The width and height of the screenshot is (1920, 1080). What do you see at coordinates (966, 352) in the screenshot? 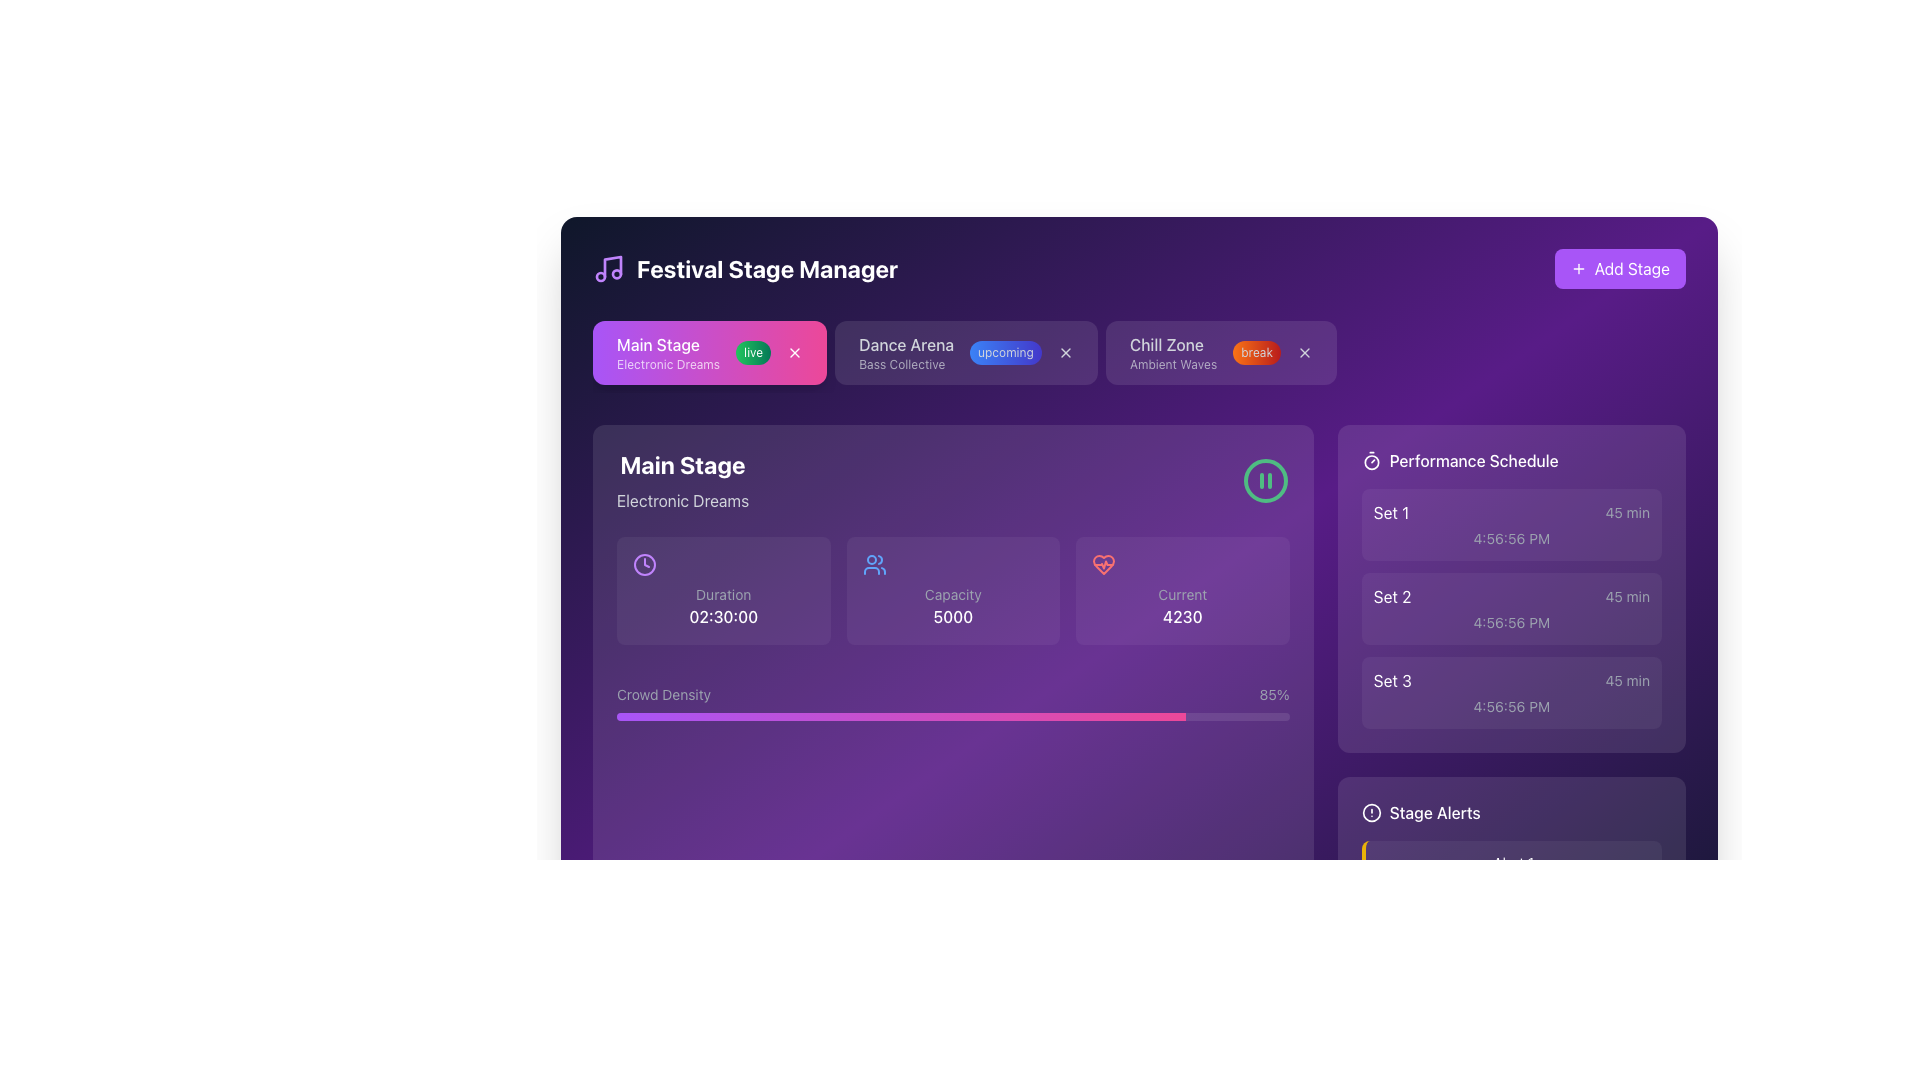
I see `the status label indicating 'upcoming' for the 'Dance Arena' event, which is positioned to the right of the 'Dance Arena' text and above the 'Bass Collective' text` at bounding box center [966, 352].